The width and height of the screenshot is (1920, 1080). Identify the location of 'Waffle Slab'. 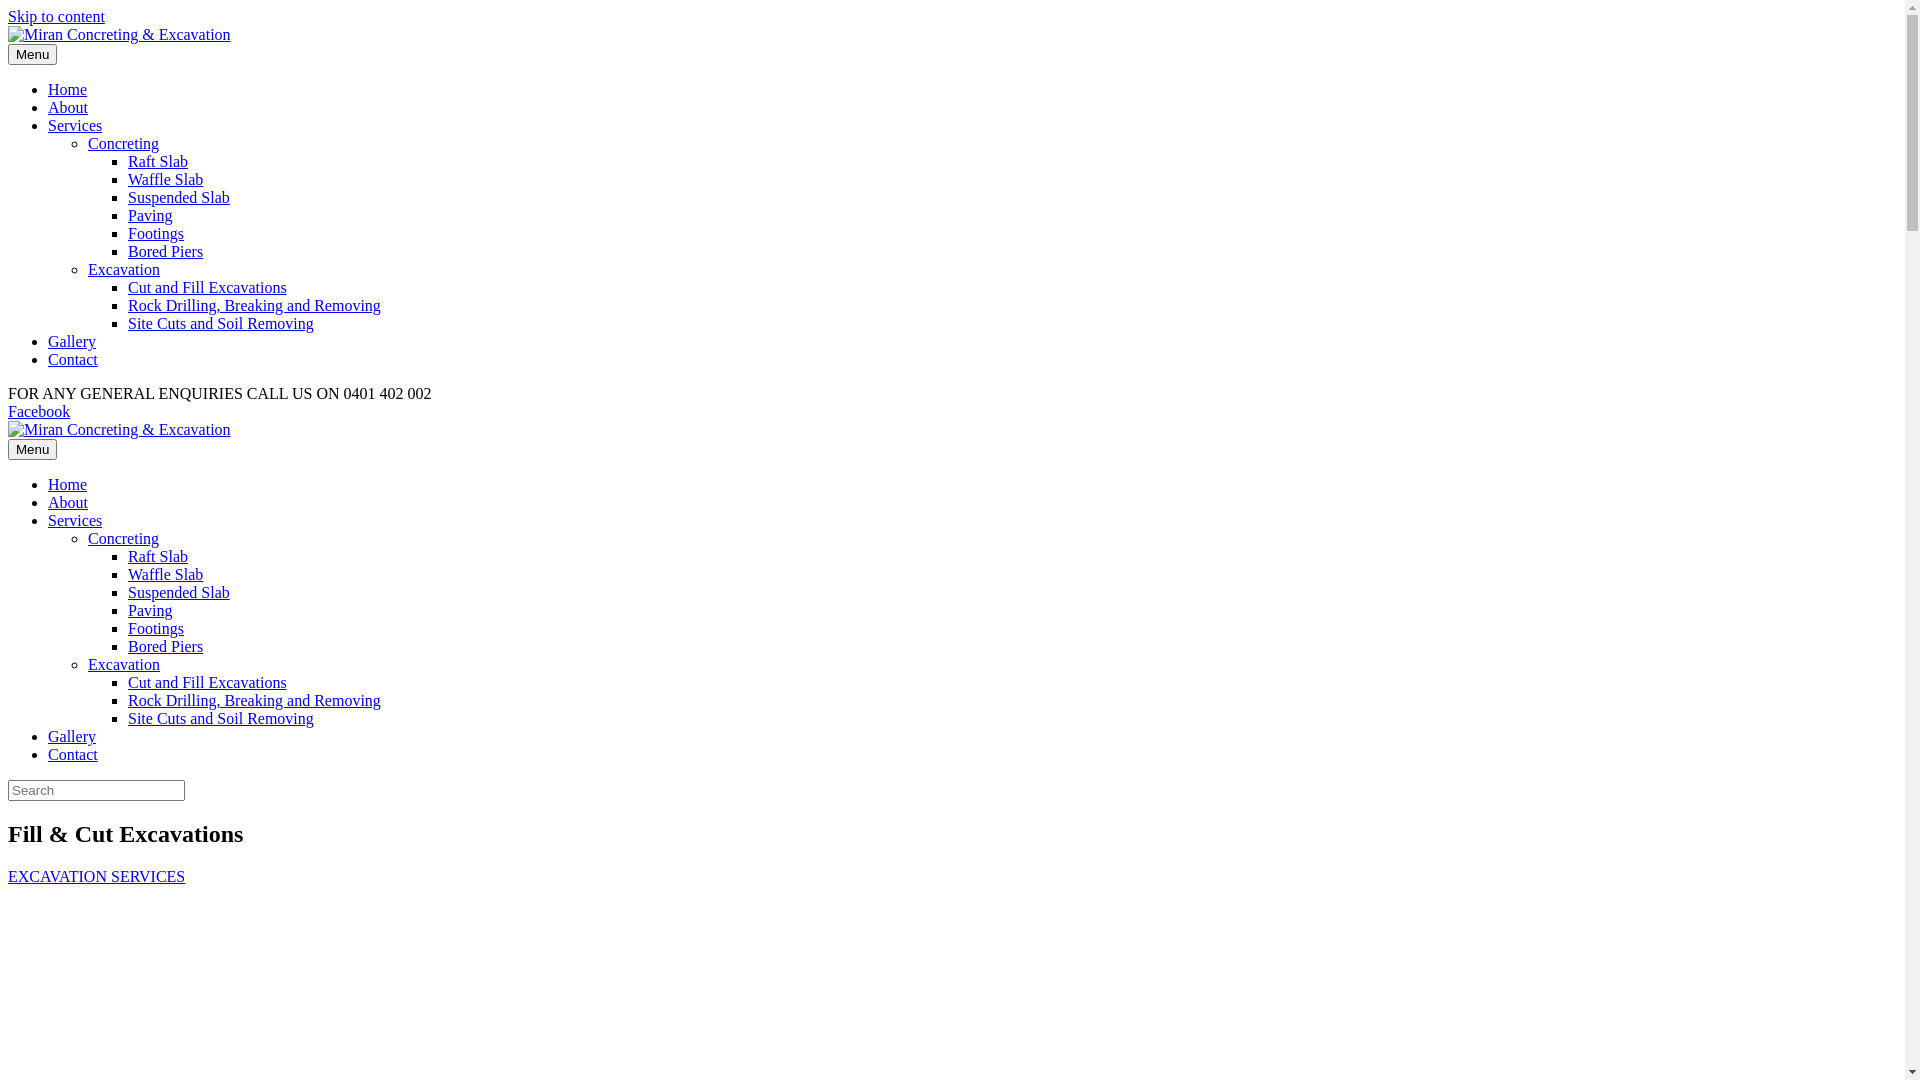
(127, 574).